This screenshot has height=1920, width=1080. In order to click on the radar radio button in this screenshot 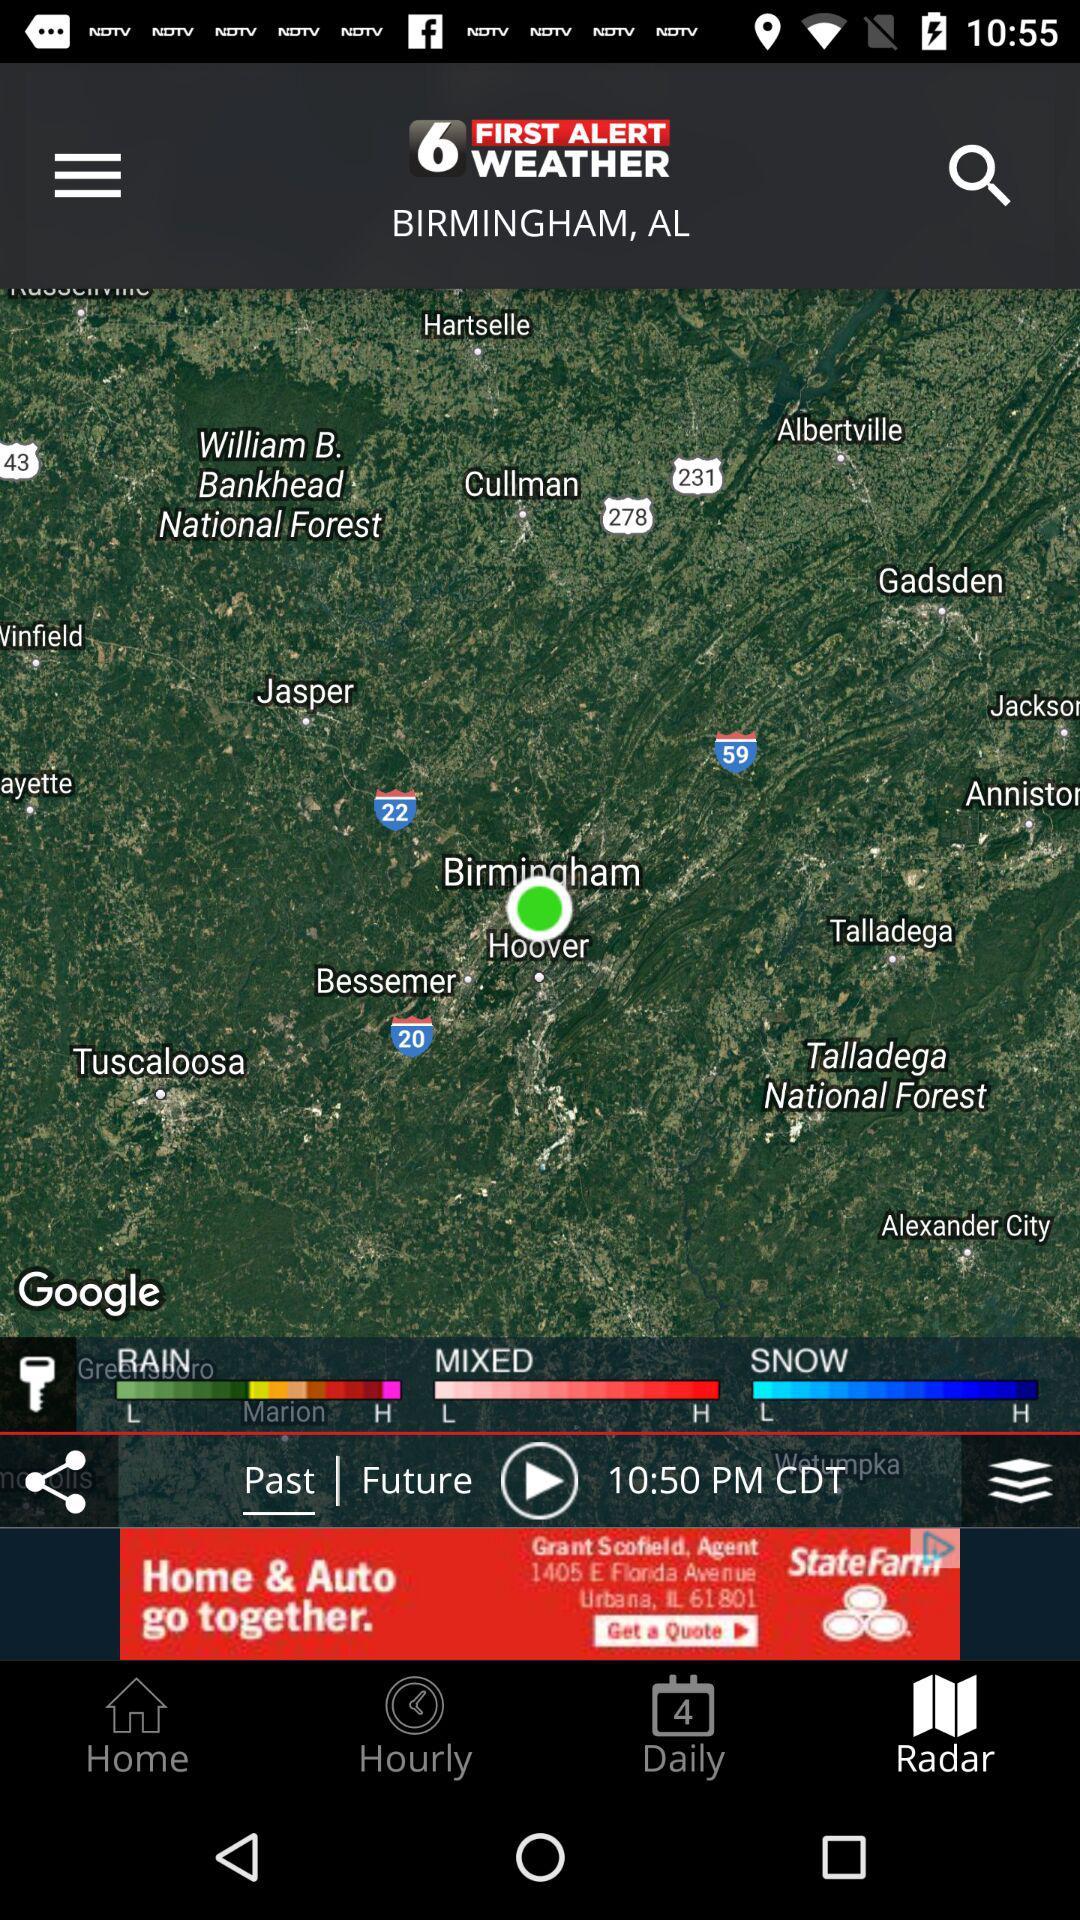, I will do `click(945, 1726)`.